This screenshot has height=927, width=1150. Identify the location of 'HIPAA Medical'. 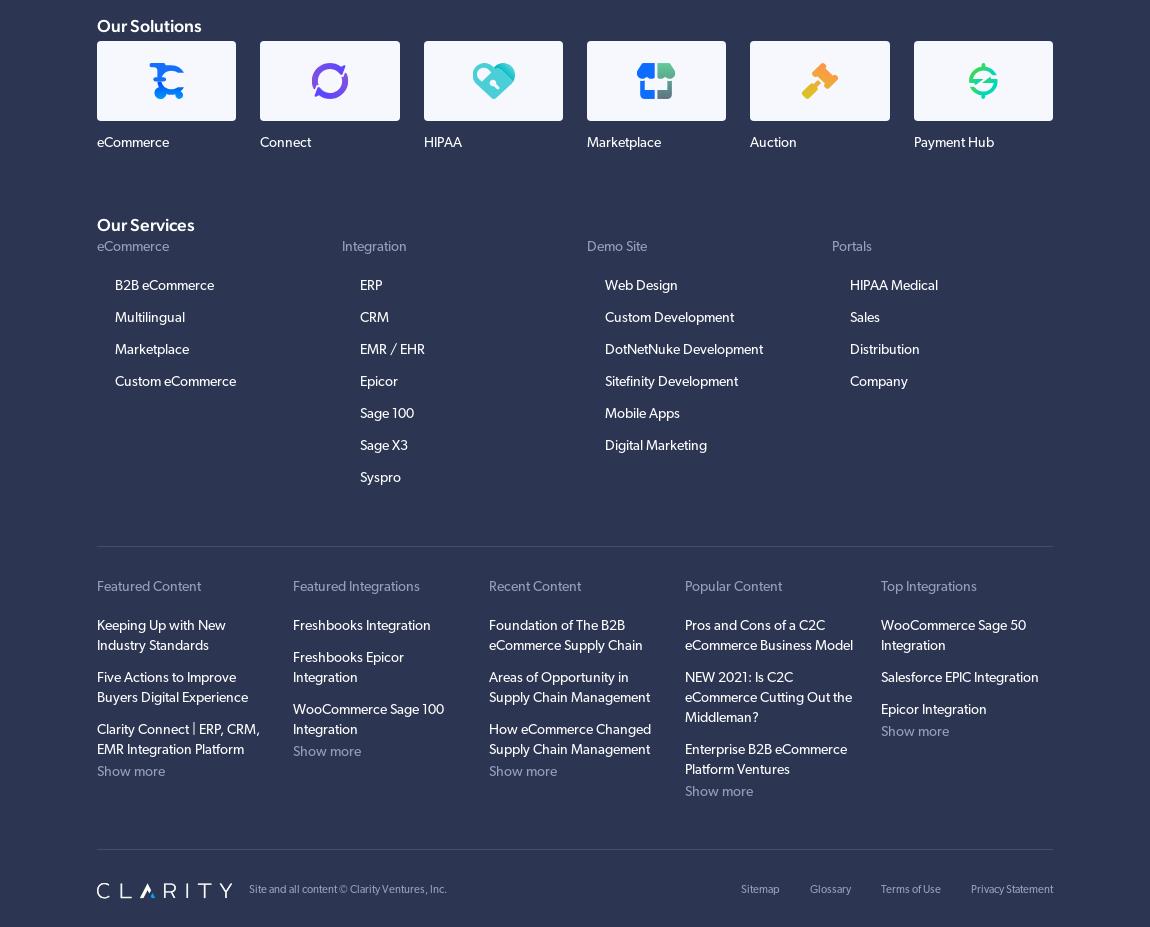
(894, 285).